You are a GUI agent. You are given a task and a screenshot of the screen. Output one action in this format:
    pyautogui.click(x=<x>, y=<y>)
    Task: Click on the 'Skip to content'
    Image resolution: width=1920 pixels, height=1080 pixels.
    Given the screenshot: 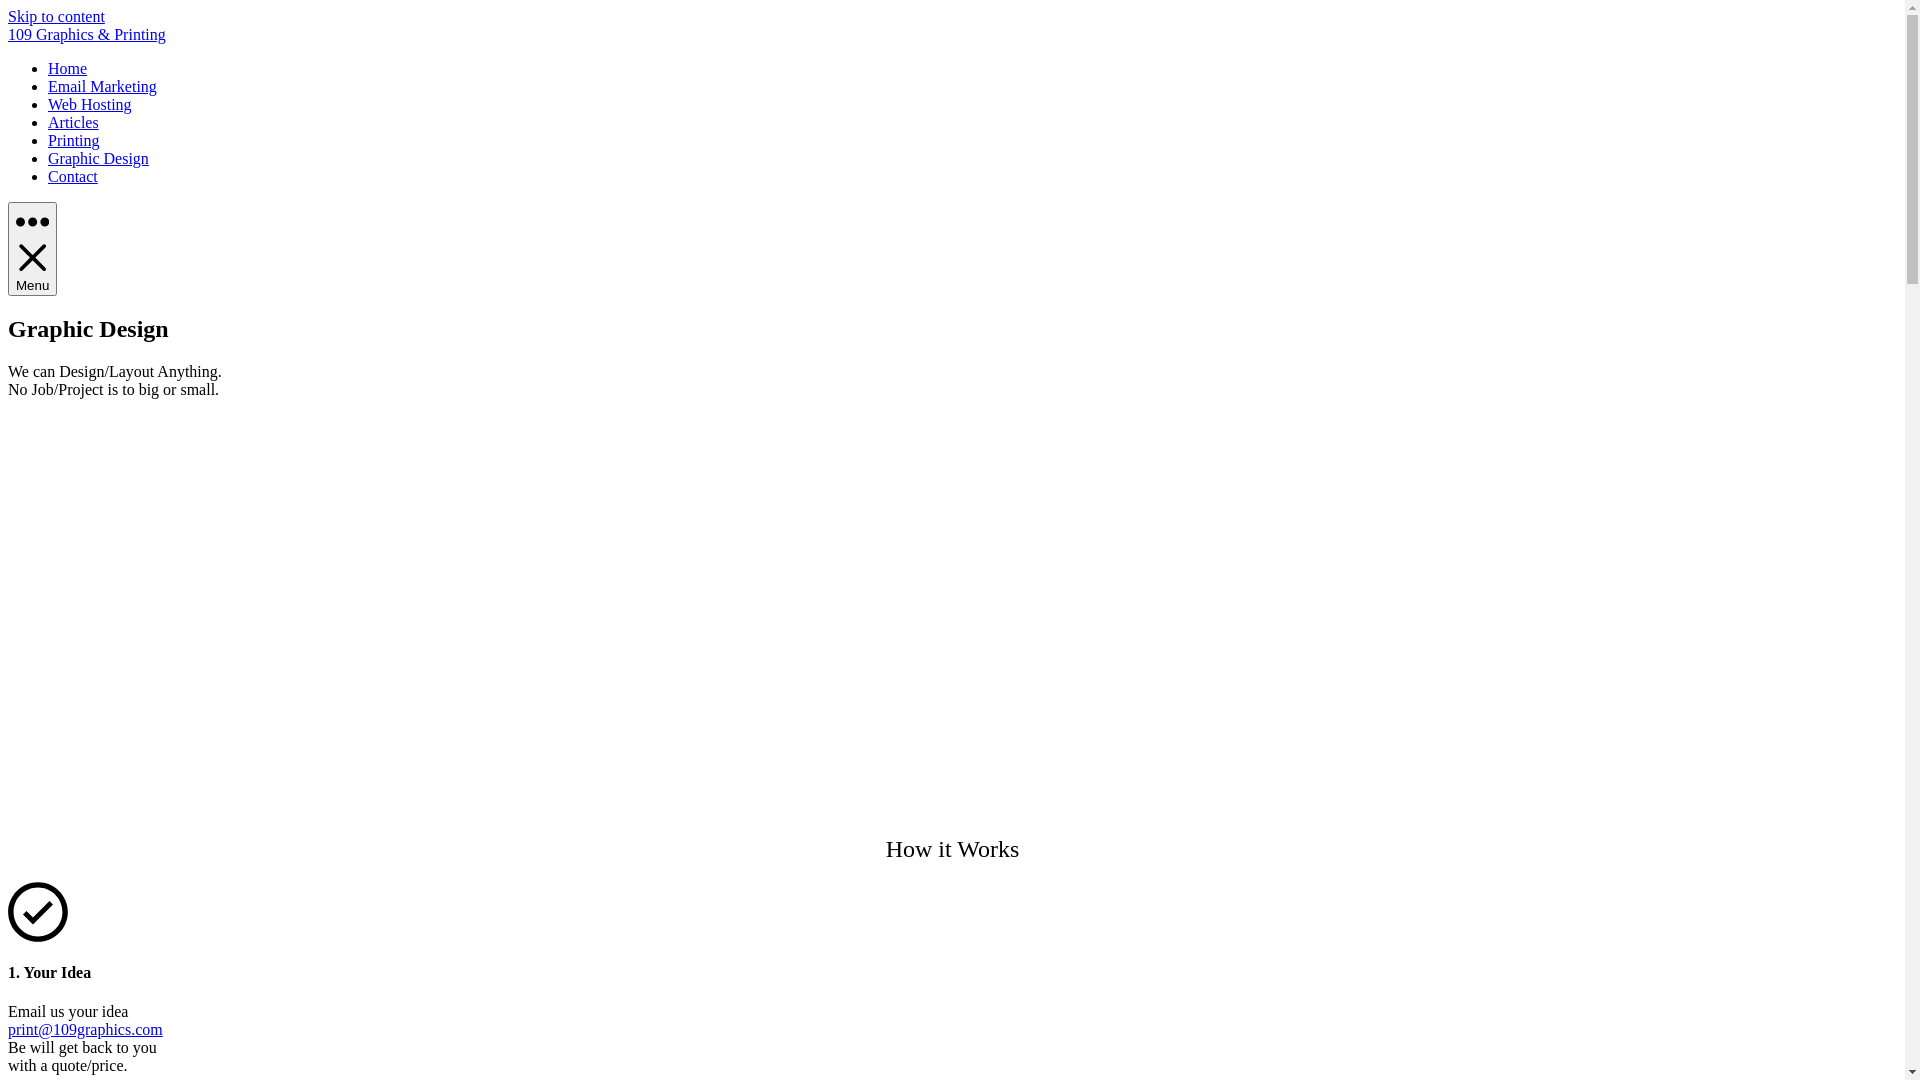 What is the action you would take?
    pyautogui.click(x=56, y=16)
    